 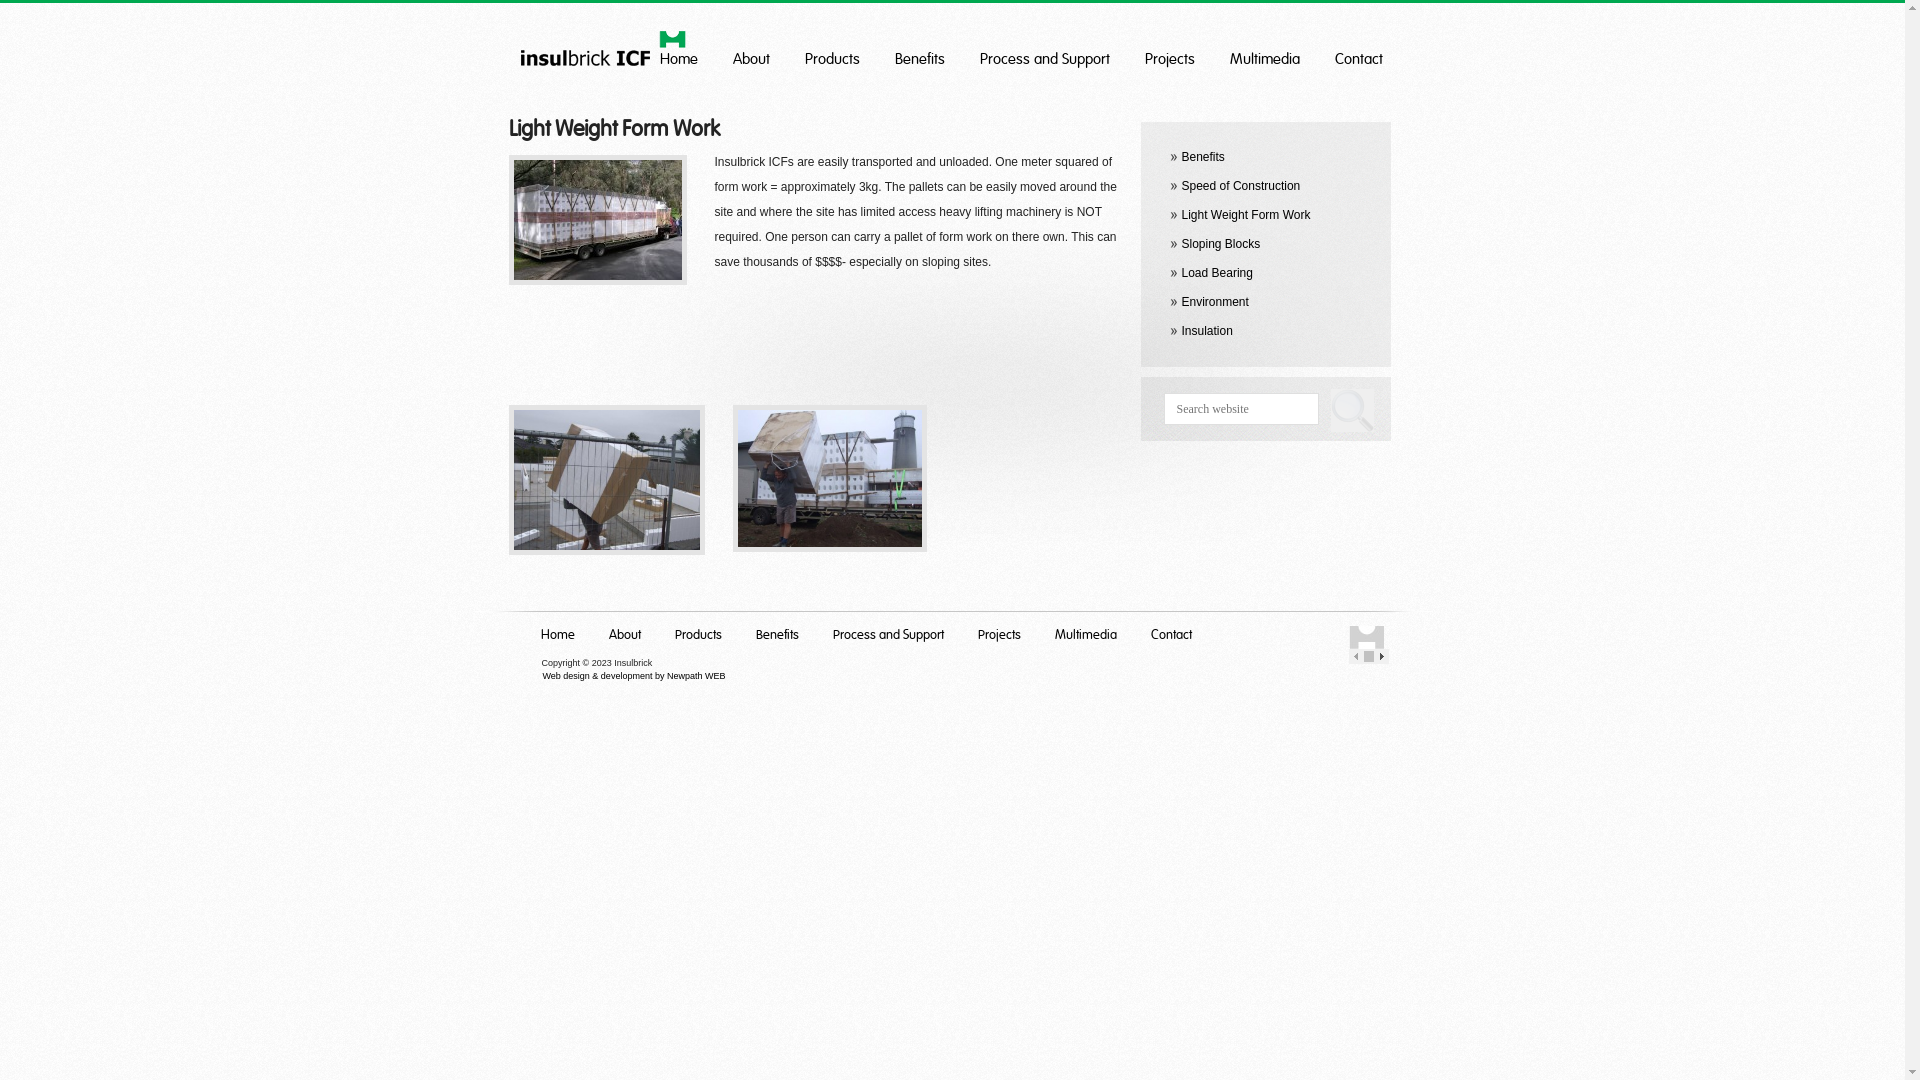 What do you see at coordinates (1358, 53) in the screenshot?
I see `'Contact'` at bounding box center [1358, 53].